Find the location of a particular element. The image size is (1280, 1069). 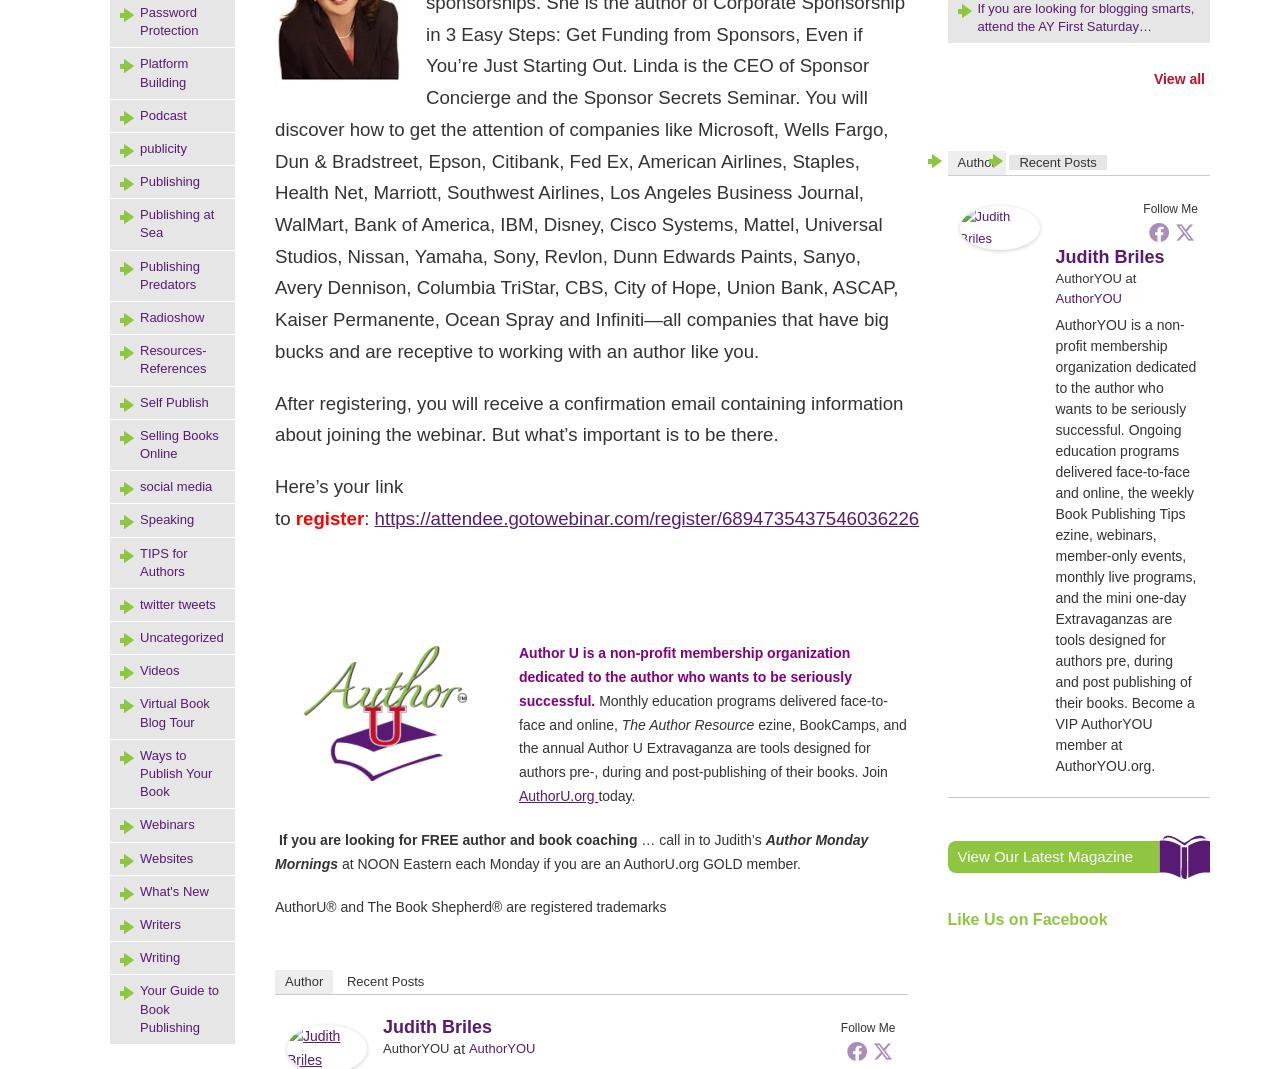

'After registering, you will receive a confirmation email containing information about joining the webinar. But what’s important is to be there.' is located at coordinates (588, 418).